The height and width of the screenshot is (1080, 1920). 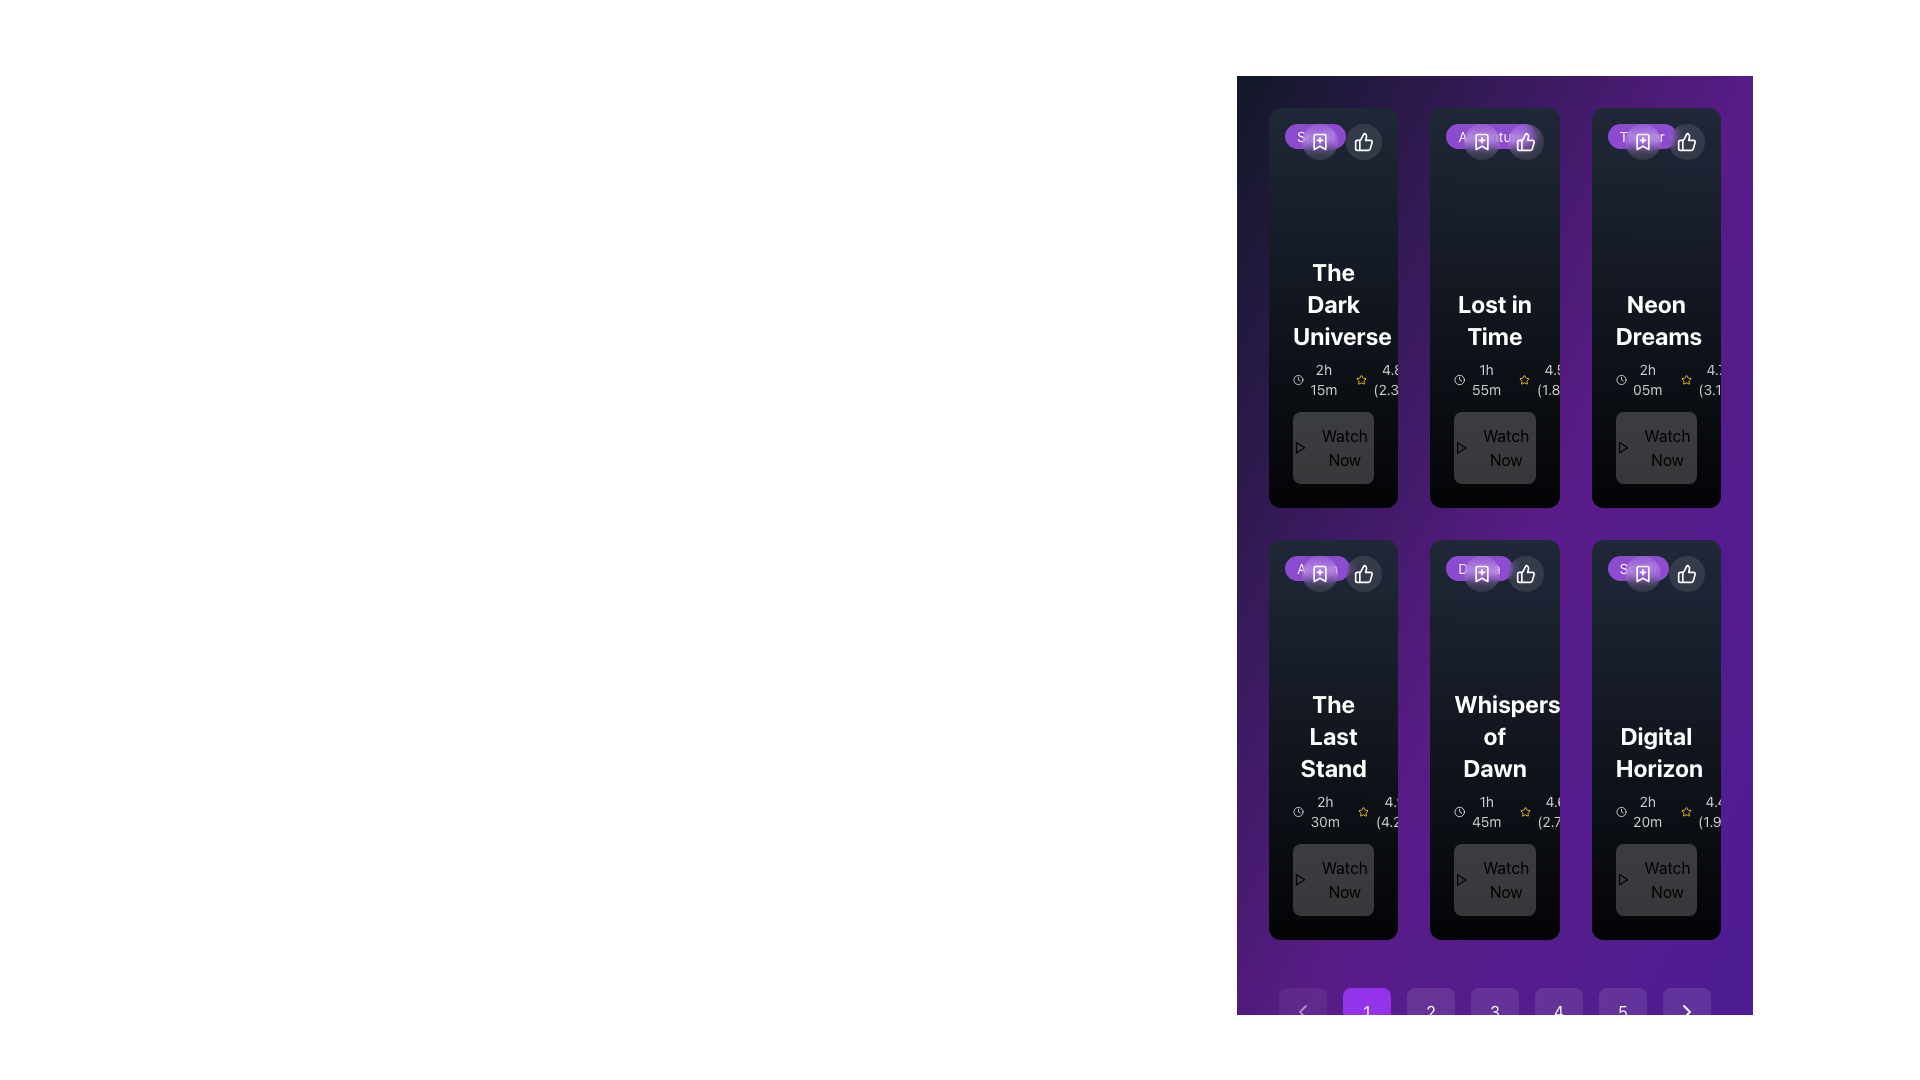 I want to click on the text indicator displaying a duration of '2h 30m' next to a clock icon, which is styled in white against a dark background, located beneath the title 'The Last Stand', so click(x=1317, y=812).